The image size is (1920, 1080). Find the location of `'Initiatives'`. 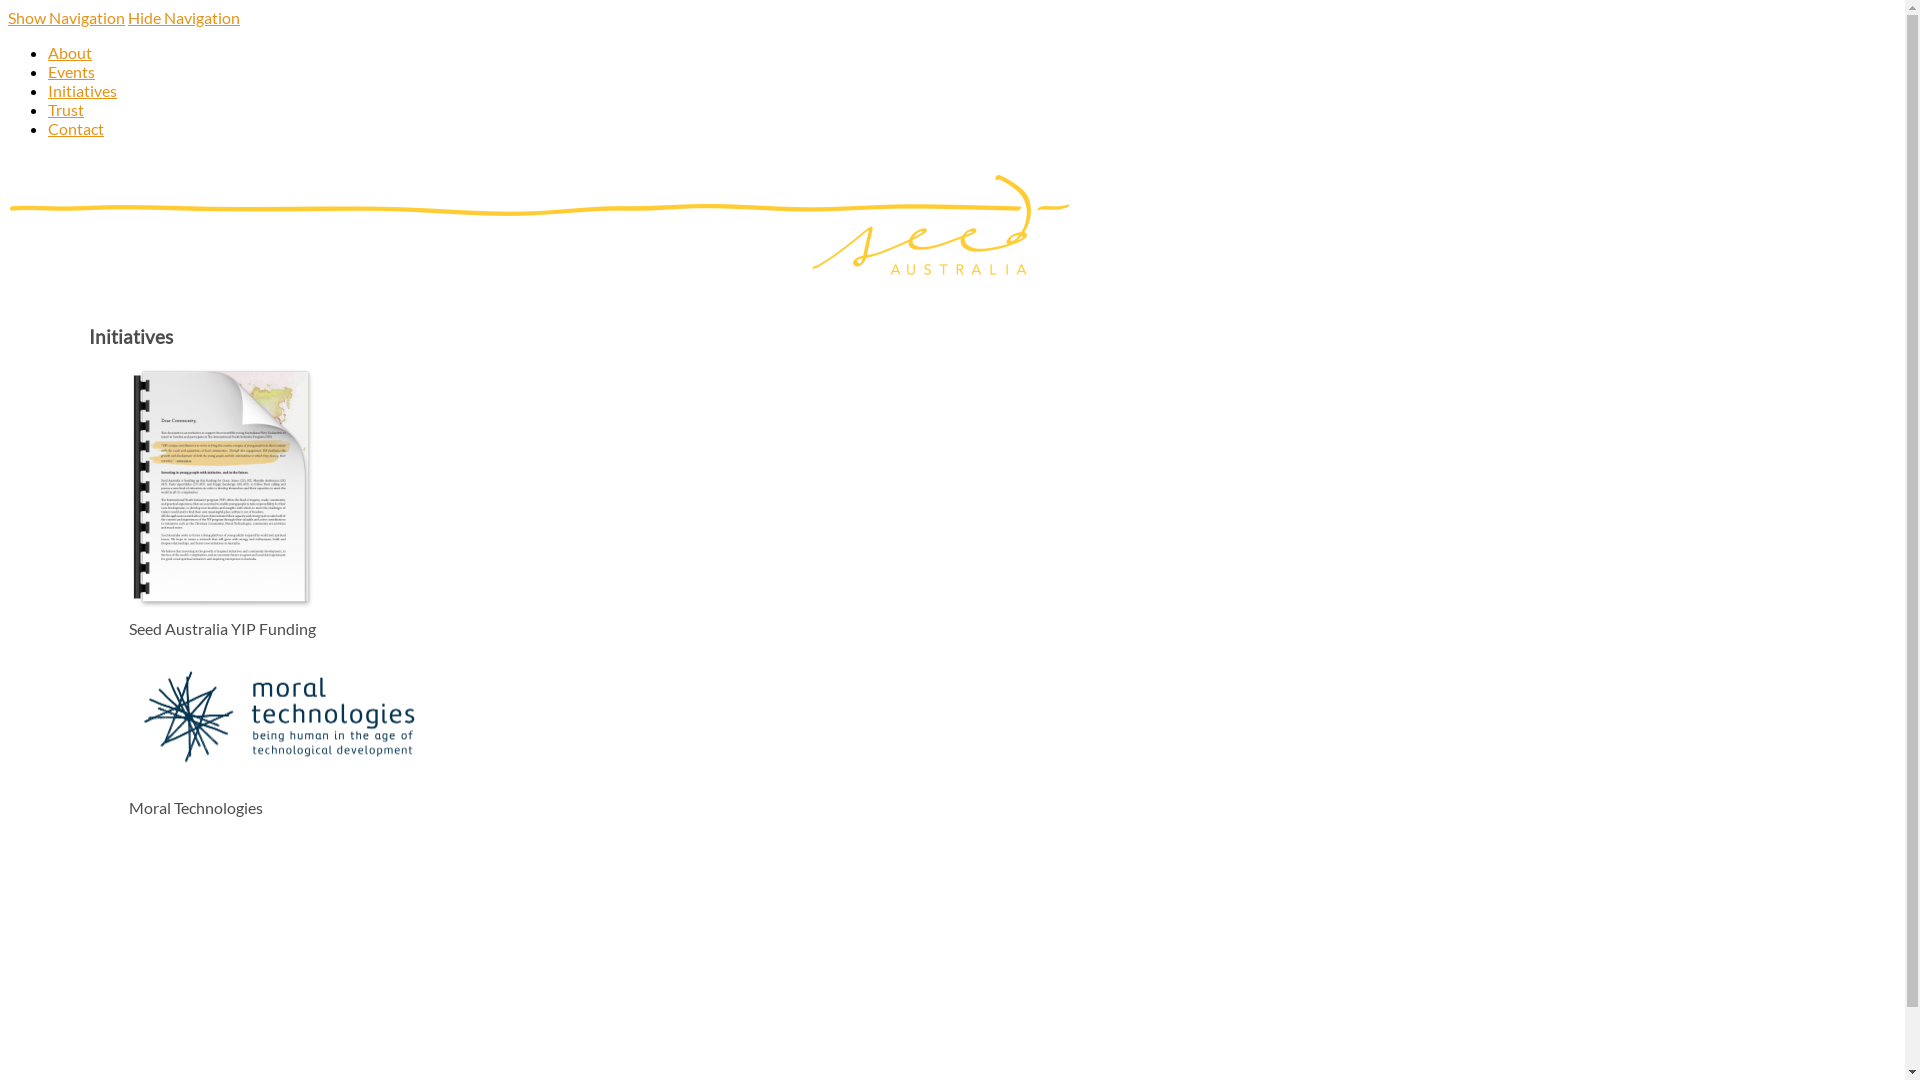

'Initiatives' is located at coordinates (81, 90).